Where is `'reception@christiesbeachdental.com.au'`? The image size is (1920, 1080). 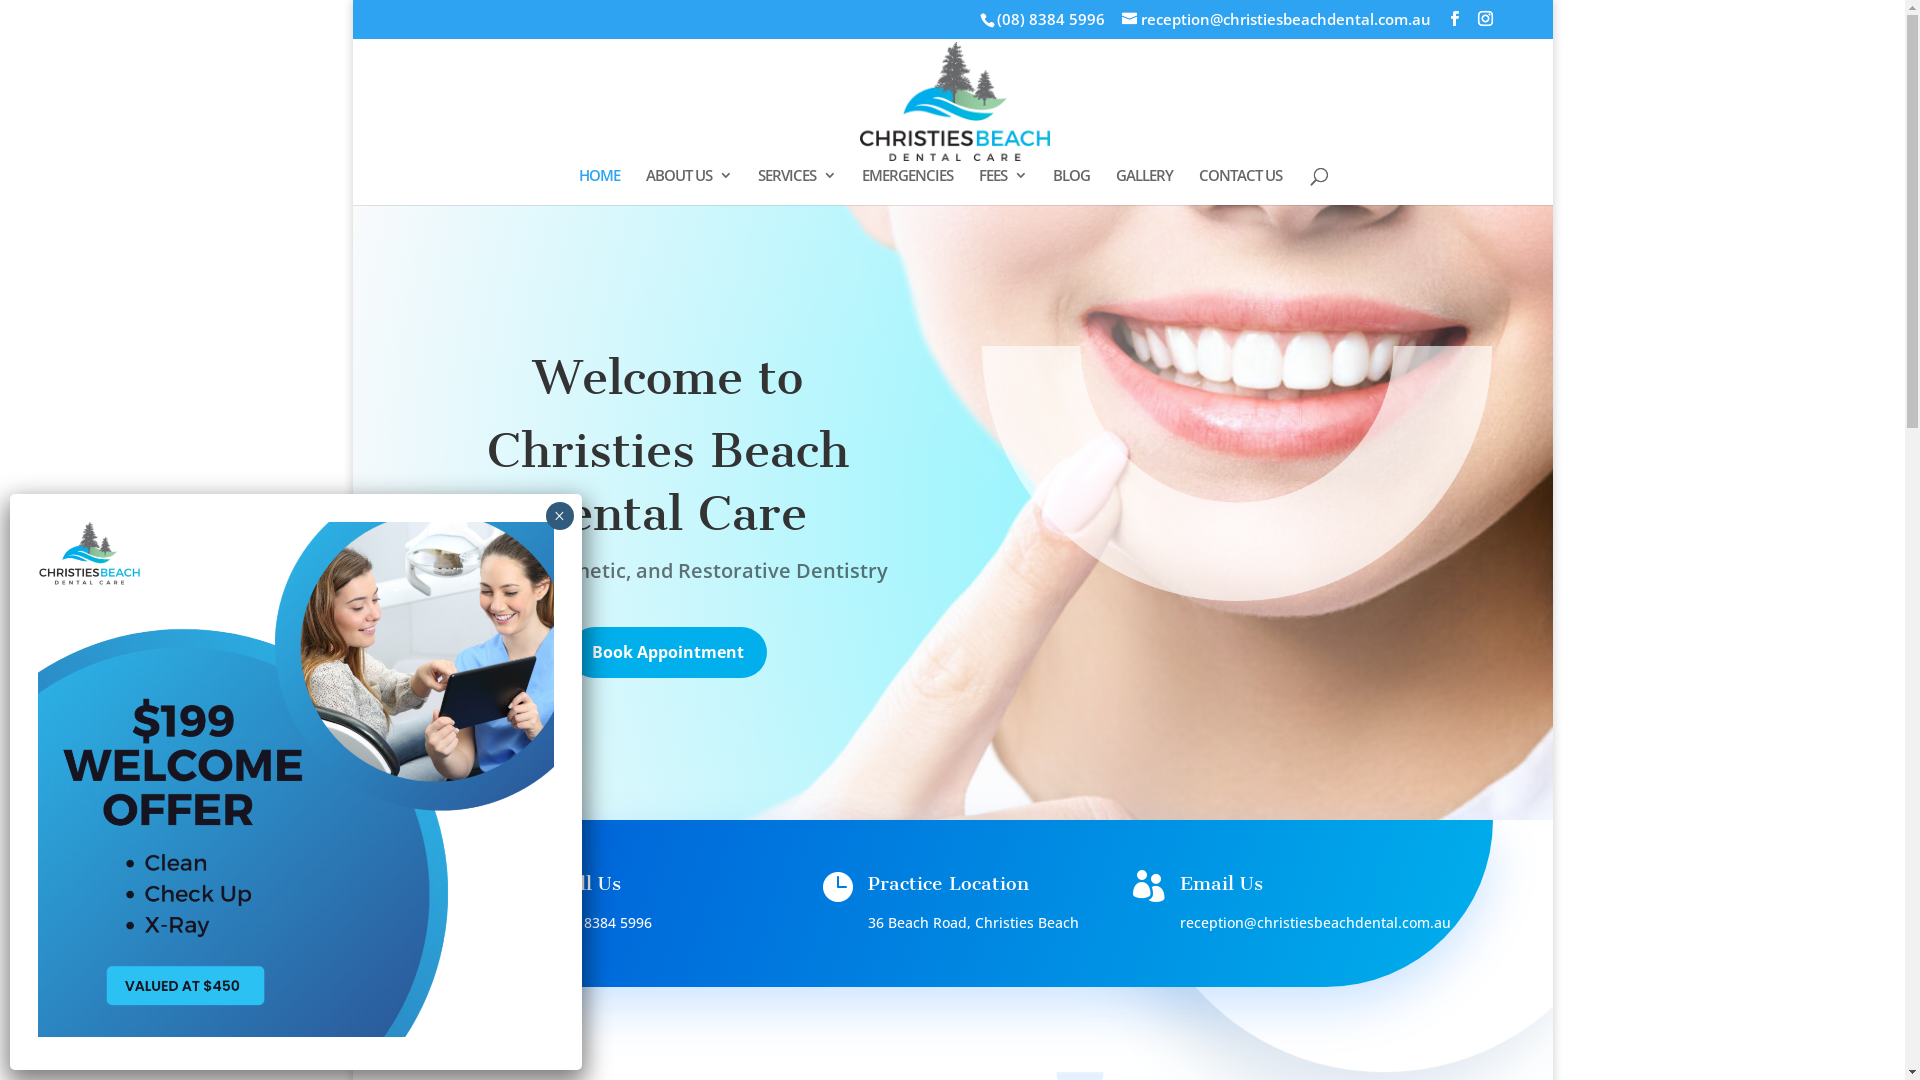
'reception@christiesbeachdental.com.au' is located at coordinates (1275, 19).